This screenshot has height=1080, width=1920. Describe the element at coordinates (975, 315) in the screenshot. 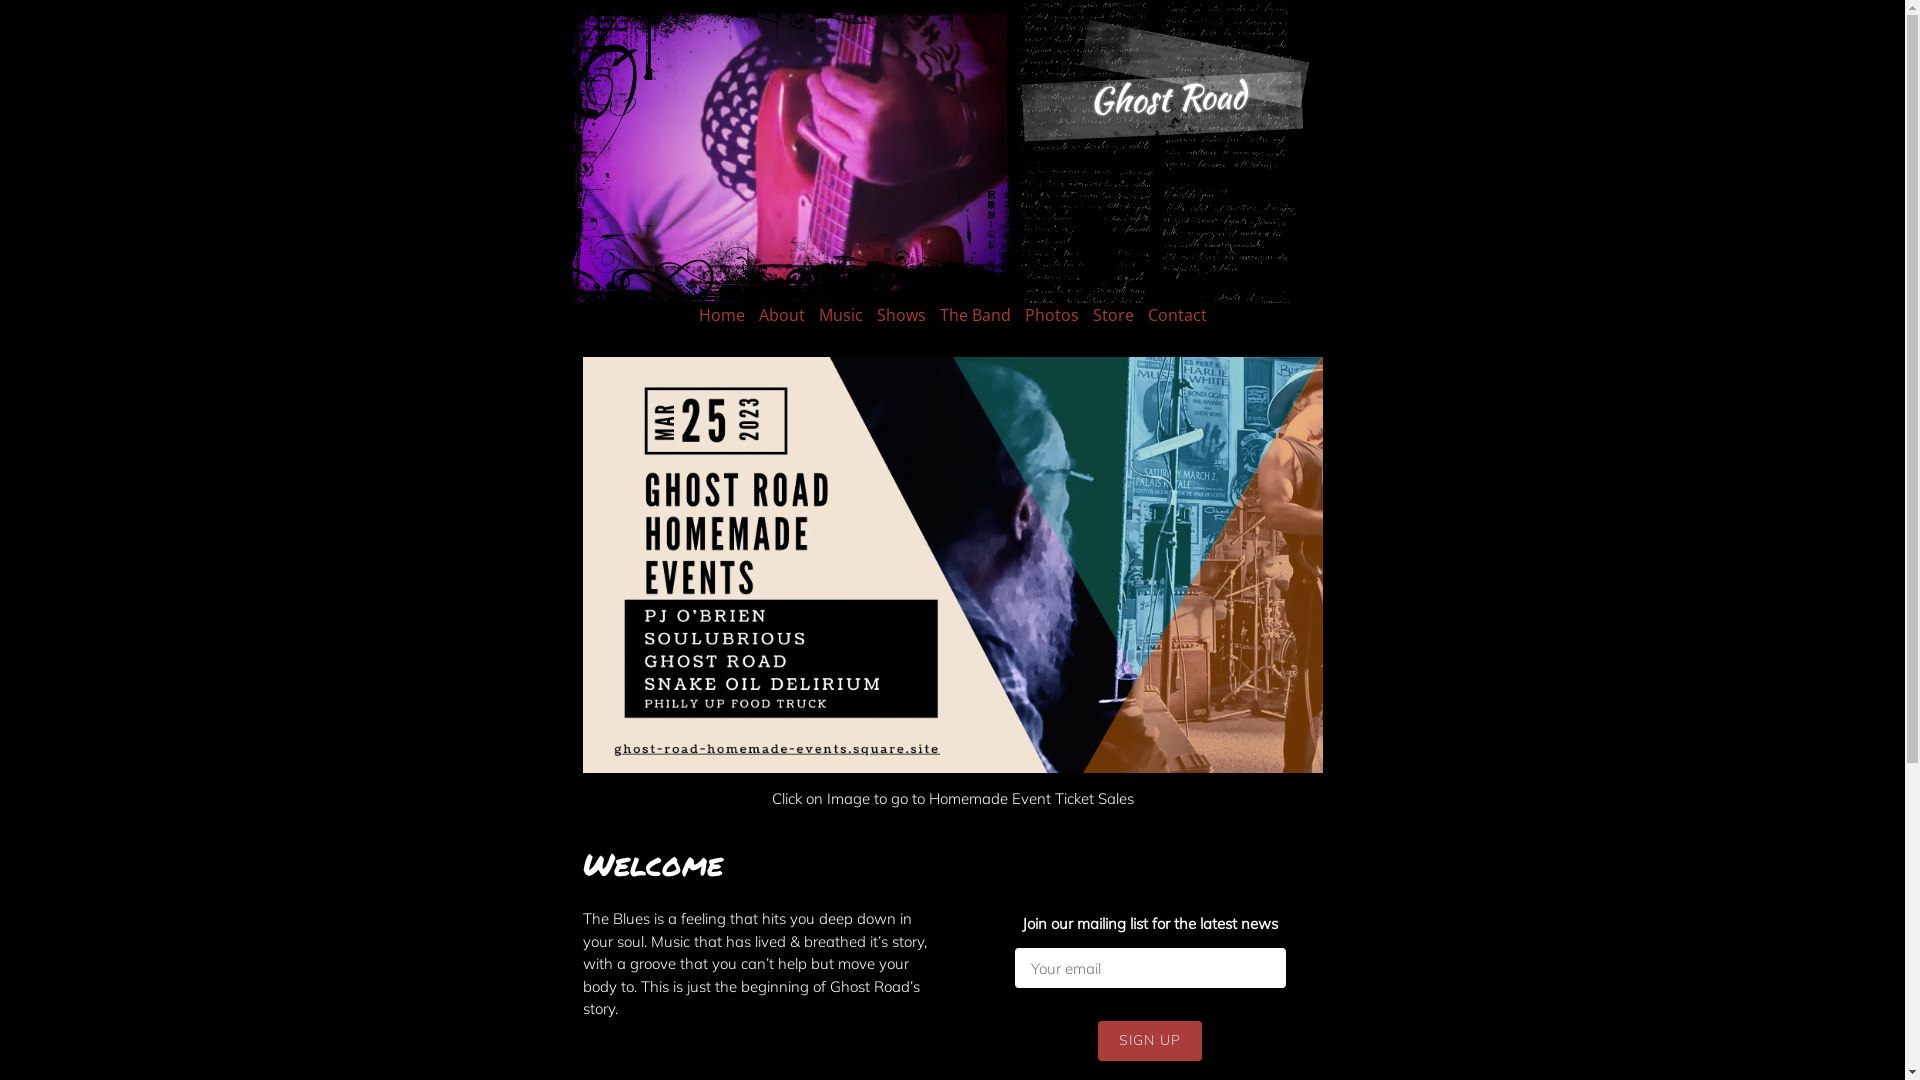

I see `'The Band'` at that location.